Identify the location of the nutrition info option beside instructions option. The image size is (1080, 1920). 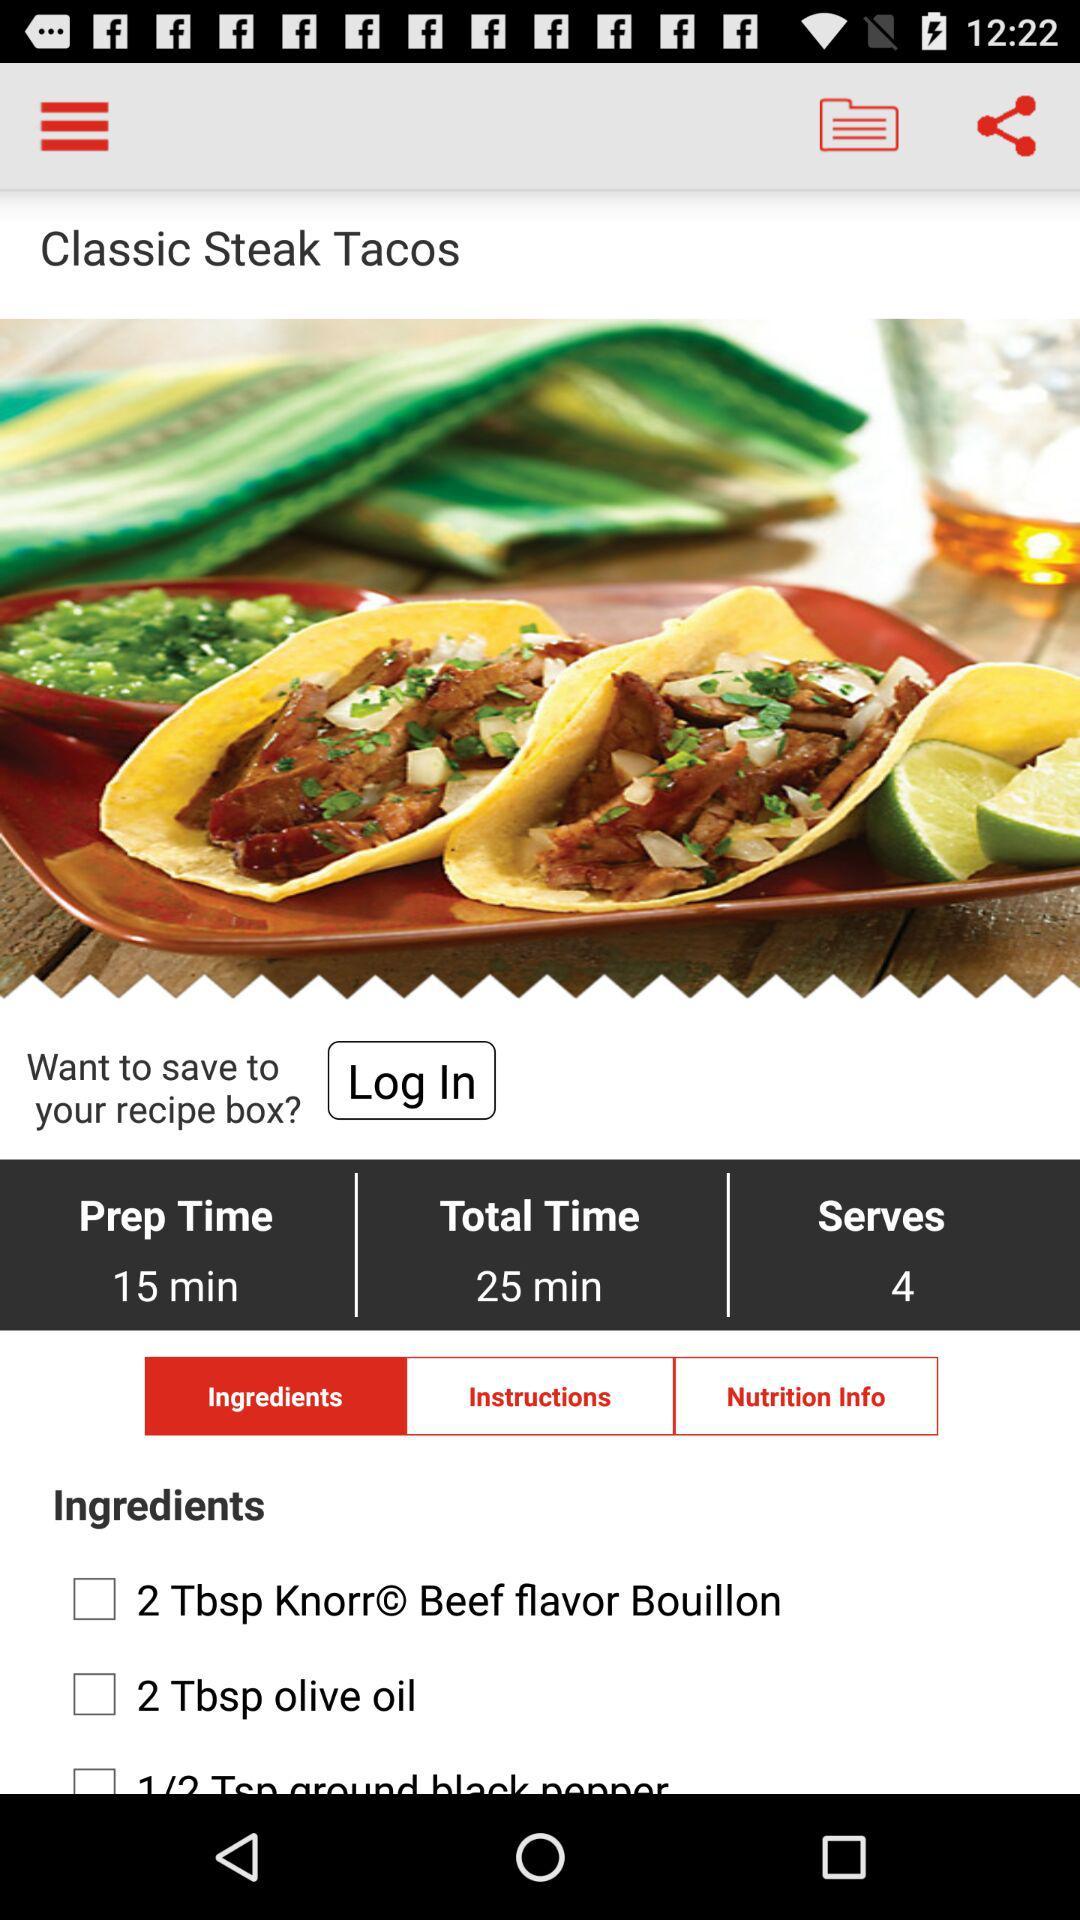
(805, 1395).